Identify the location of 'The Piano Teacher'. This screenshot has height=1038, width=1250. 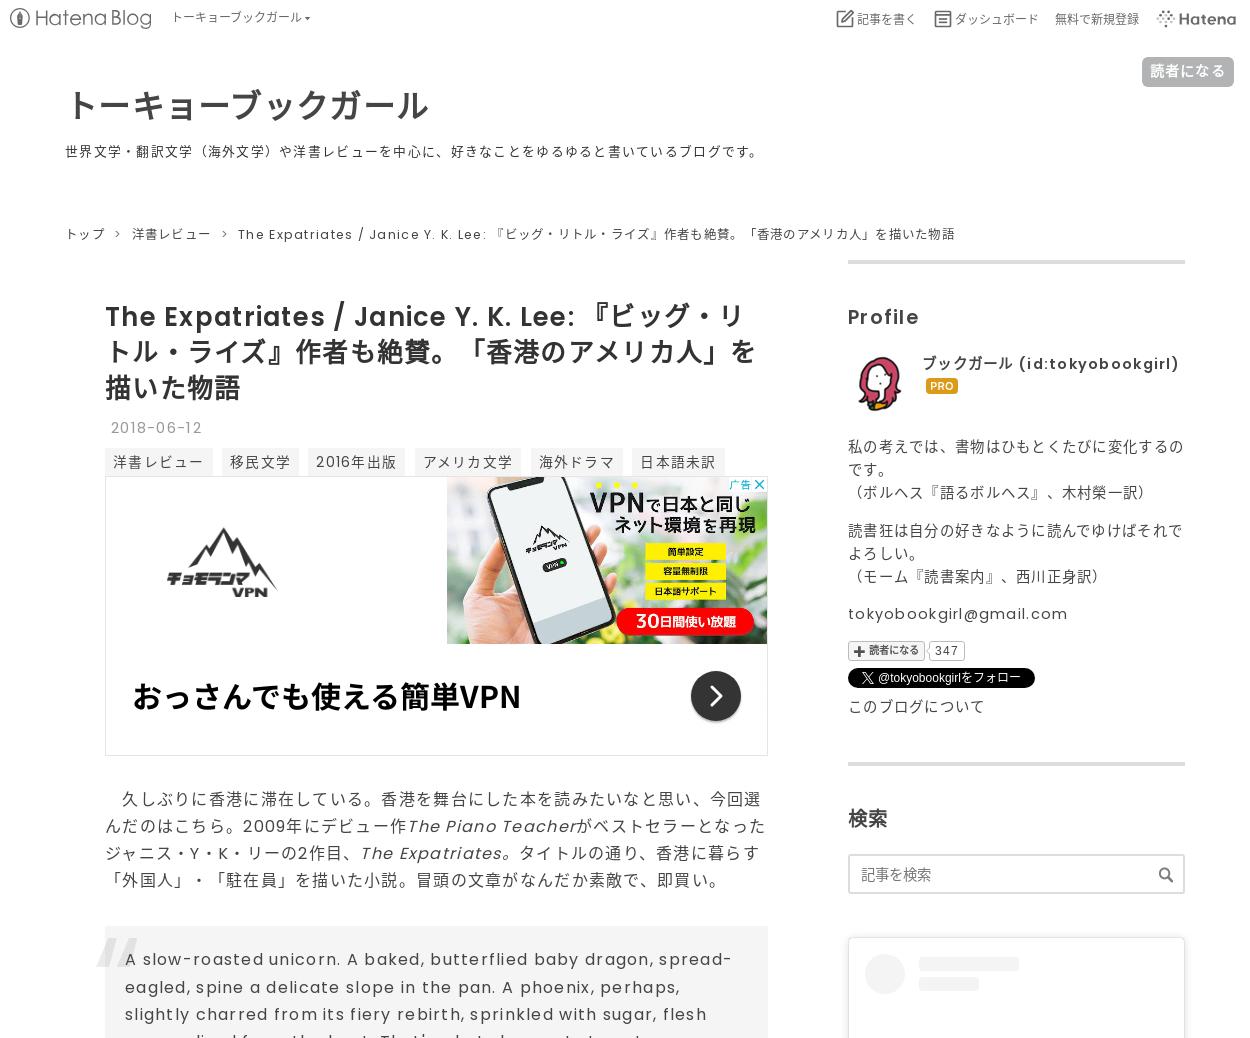
(490, 825).